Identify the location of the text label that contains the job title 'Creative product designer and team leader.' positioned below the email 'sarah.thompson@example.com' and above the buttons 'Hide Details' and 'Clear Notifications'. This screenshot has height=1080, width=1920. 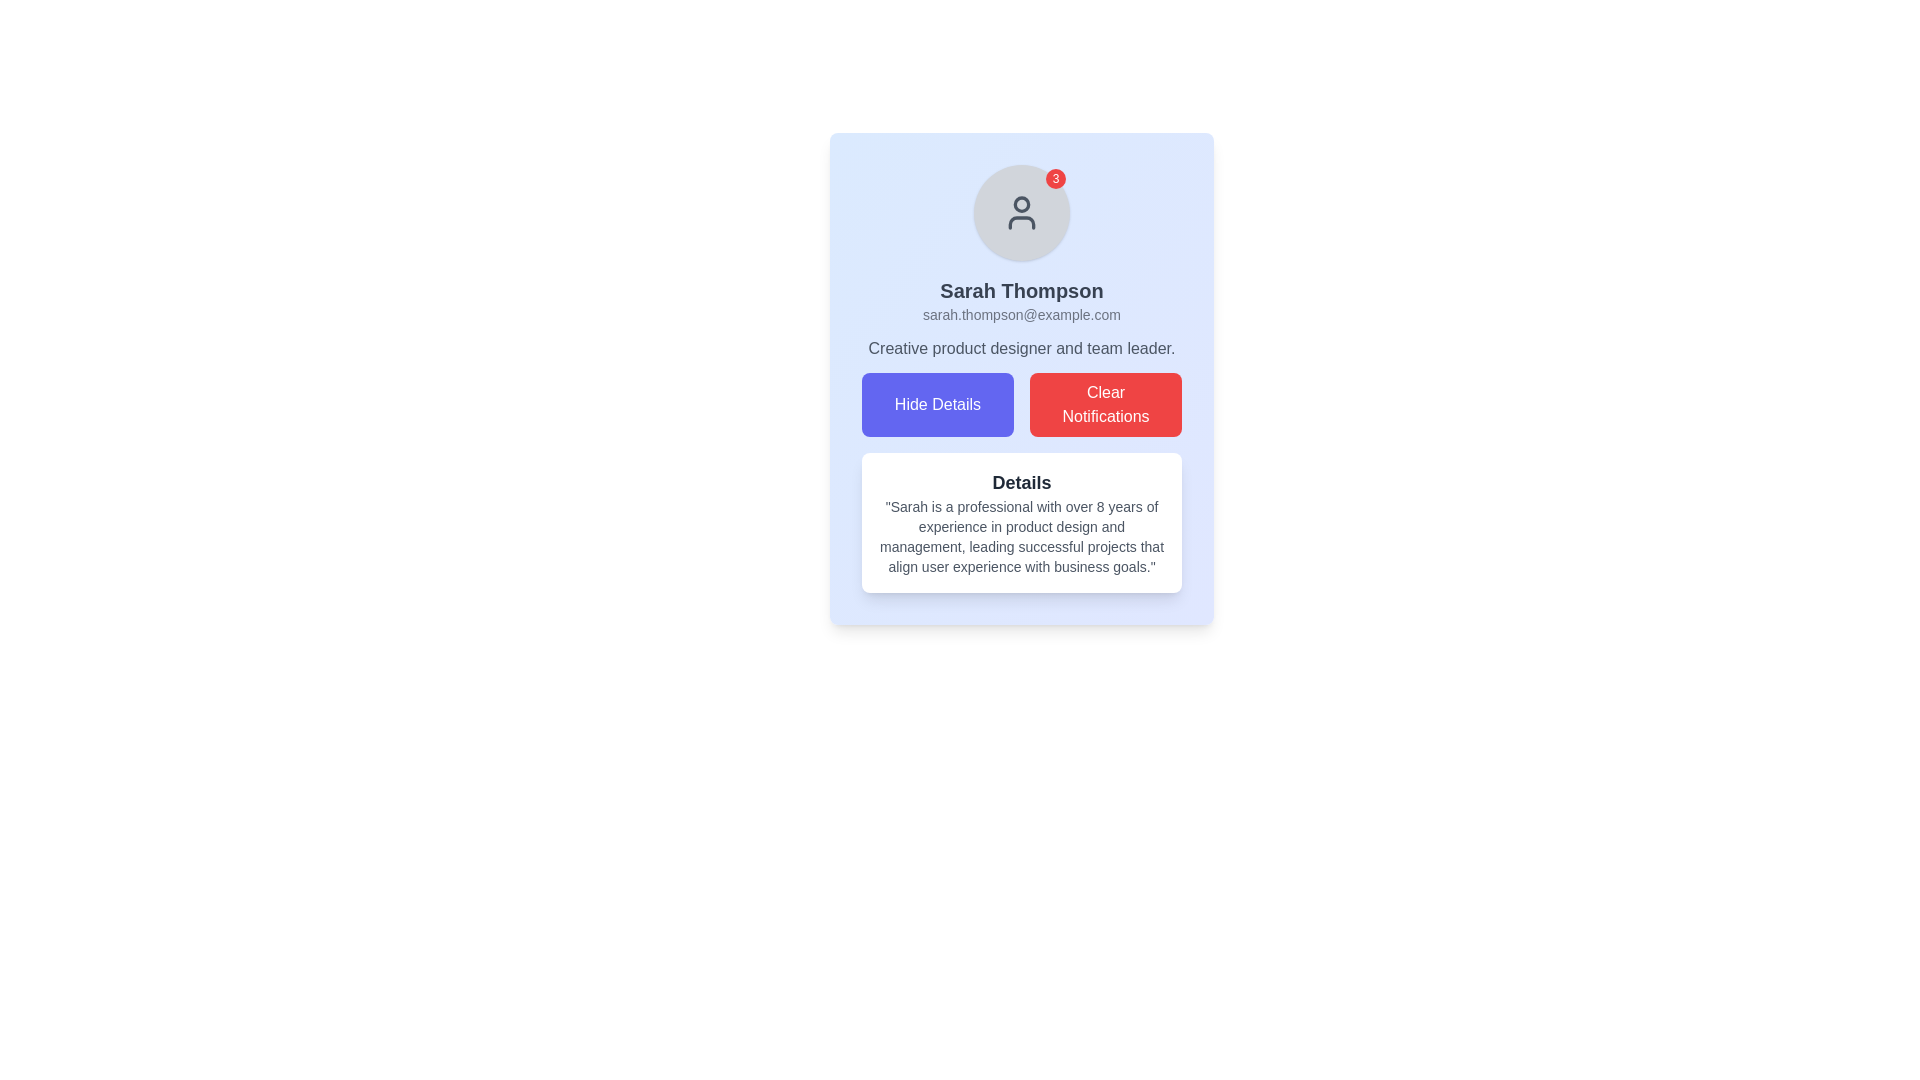
(1022, 347).